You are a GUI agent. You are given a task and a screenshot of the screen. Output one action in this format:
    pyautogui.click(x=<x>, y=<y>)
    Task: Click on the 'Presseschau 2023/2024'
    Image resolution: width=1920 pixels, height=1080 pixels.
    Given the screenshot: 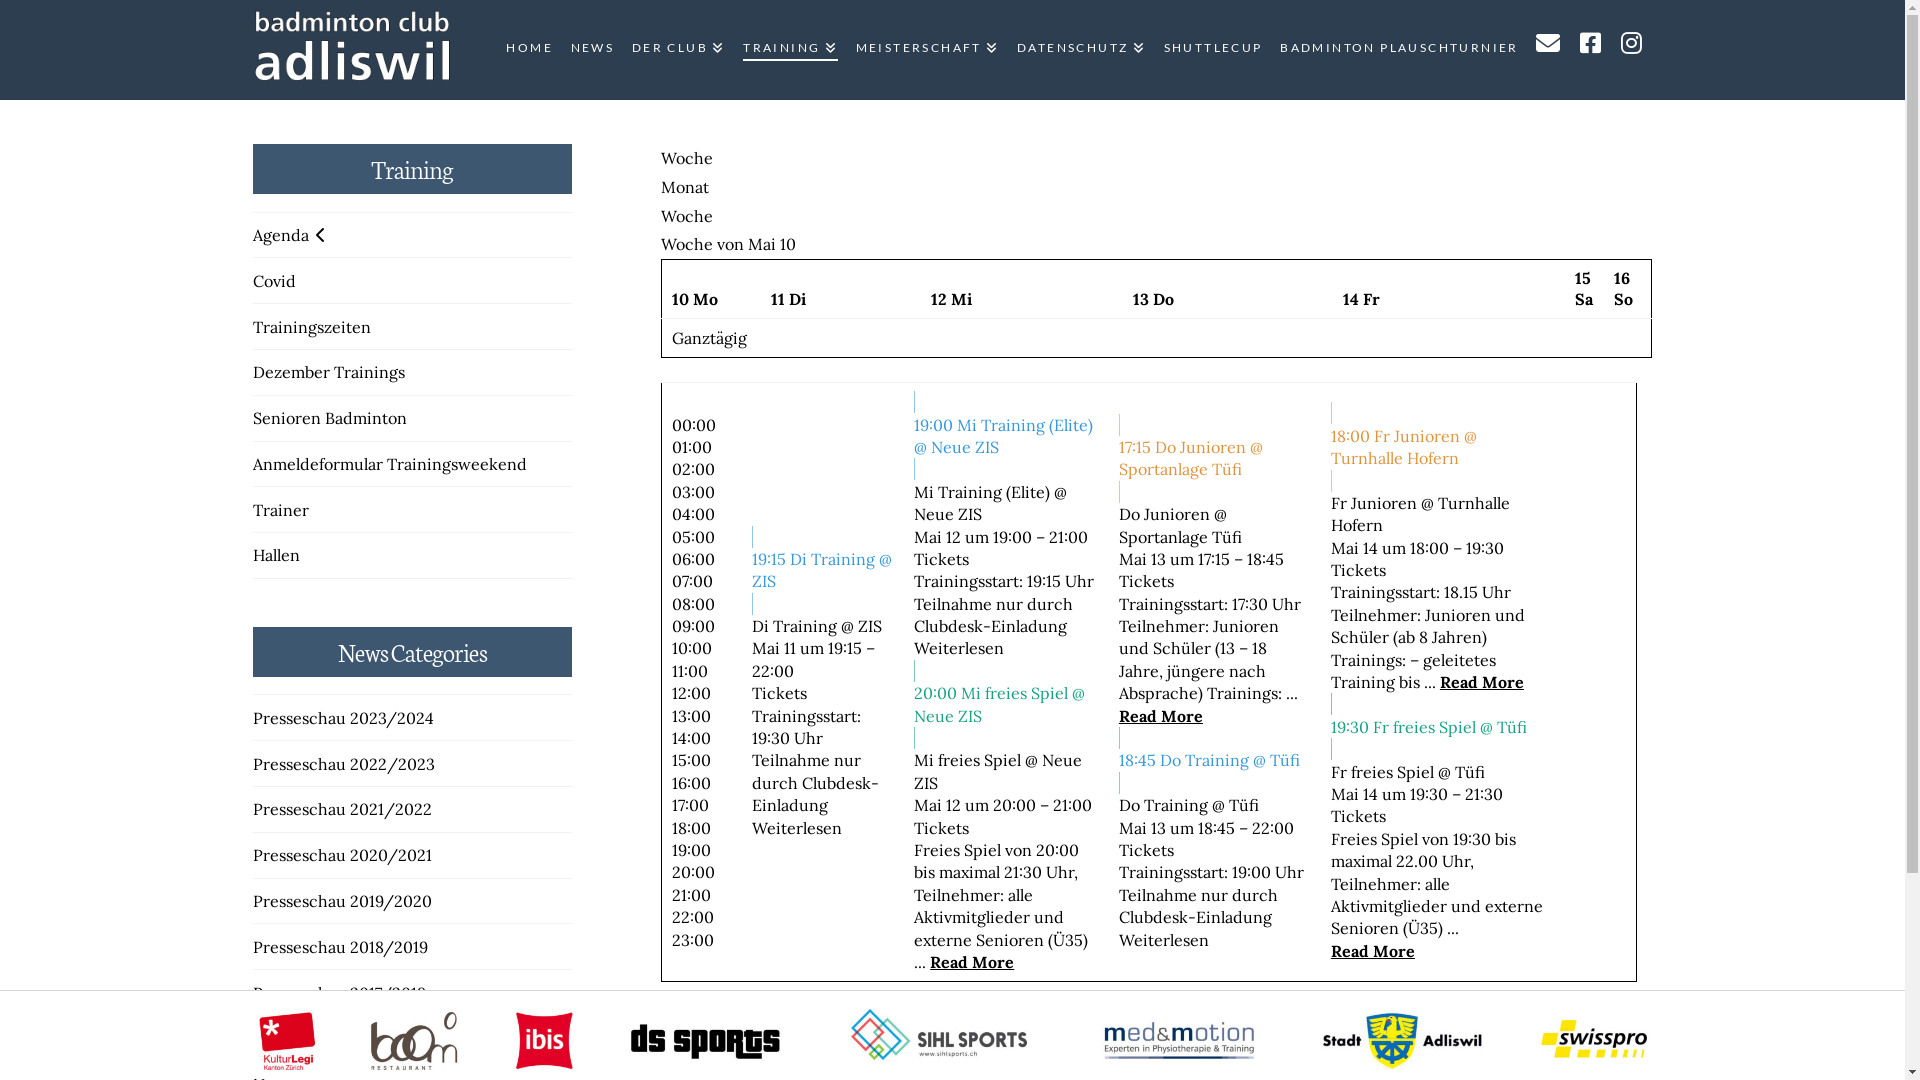 What is the action you would take?
    pyautogui.click(x=342, y=716)
    